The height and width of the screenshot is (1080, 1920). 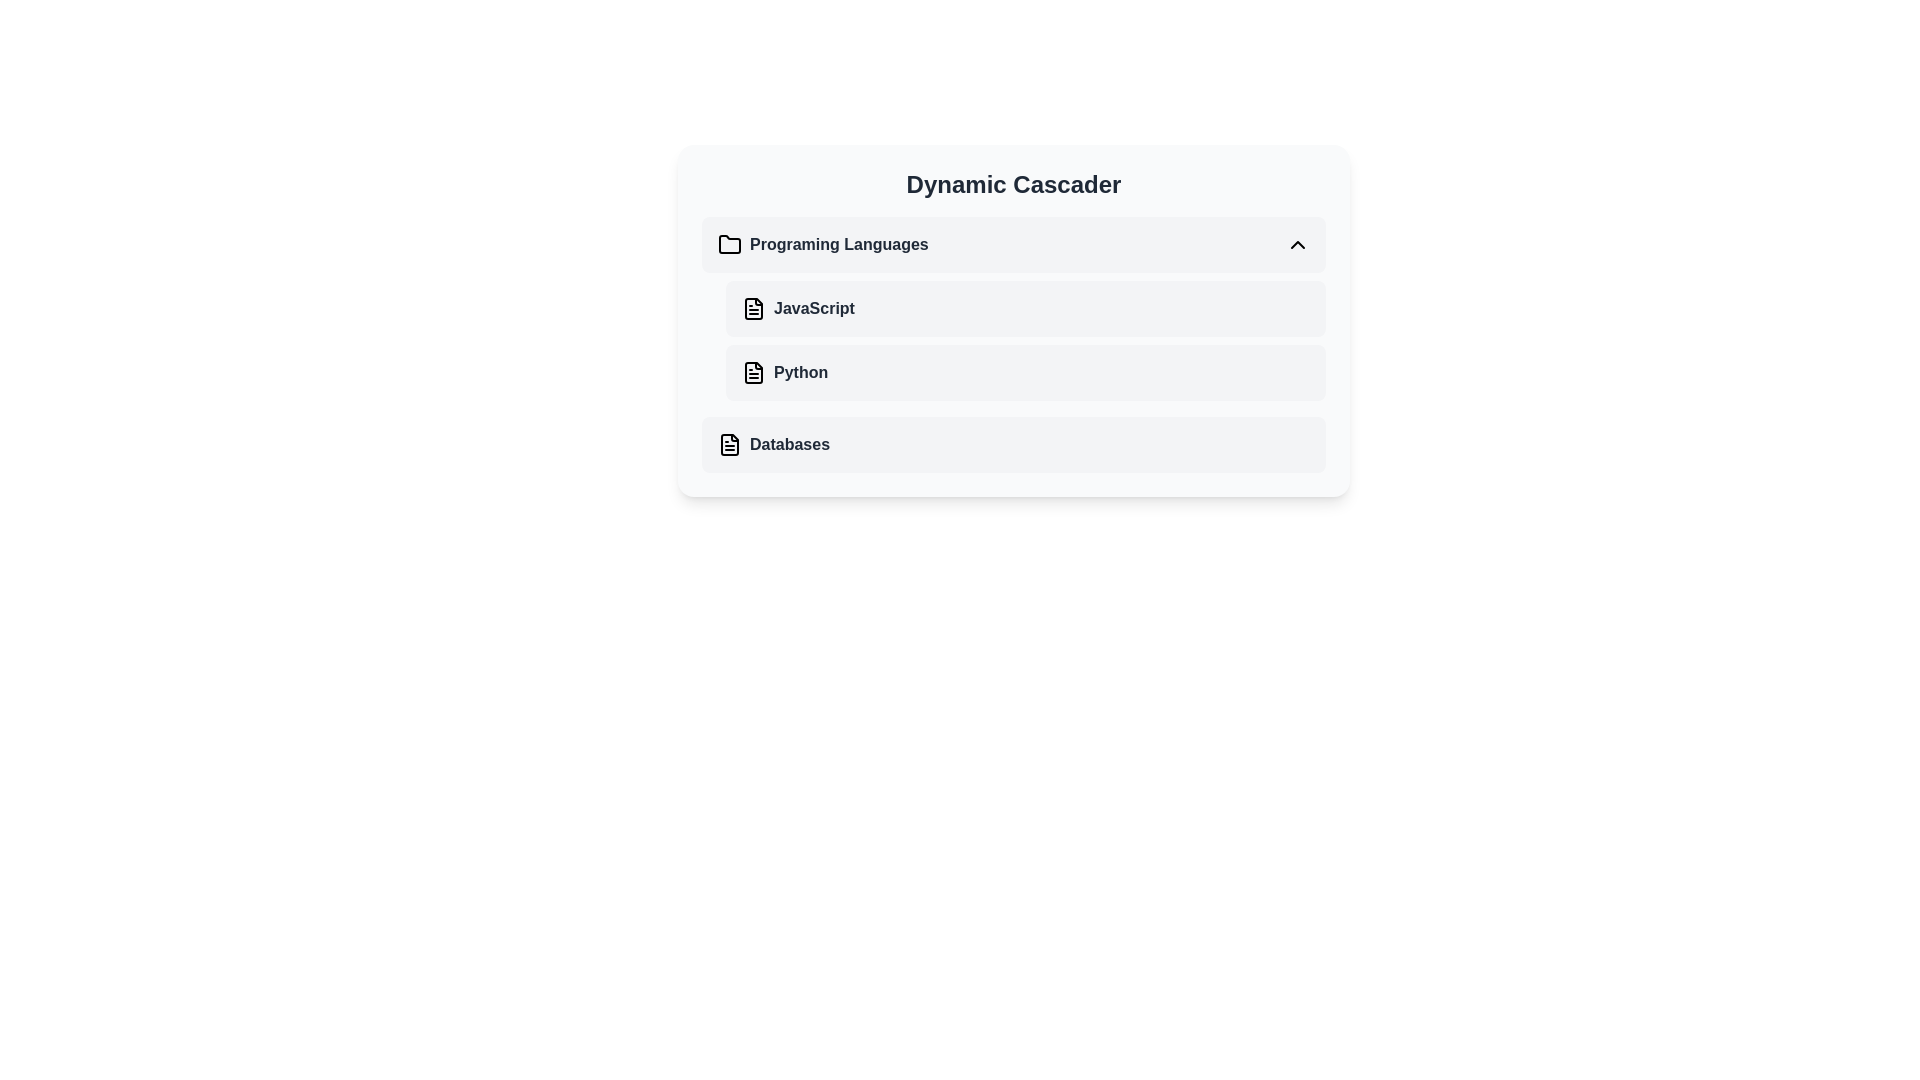 What do you see at coordinates (728, 244) in the screenshot?
I see `the folder icon, which is outlined with black strokes on a white background and positioned to the left of the text 'Programming Languages'` at bounding box center [728, 244].